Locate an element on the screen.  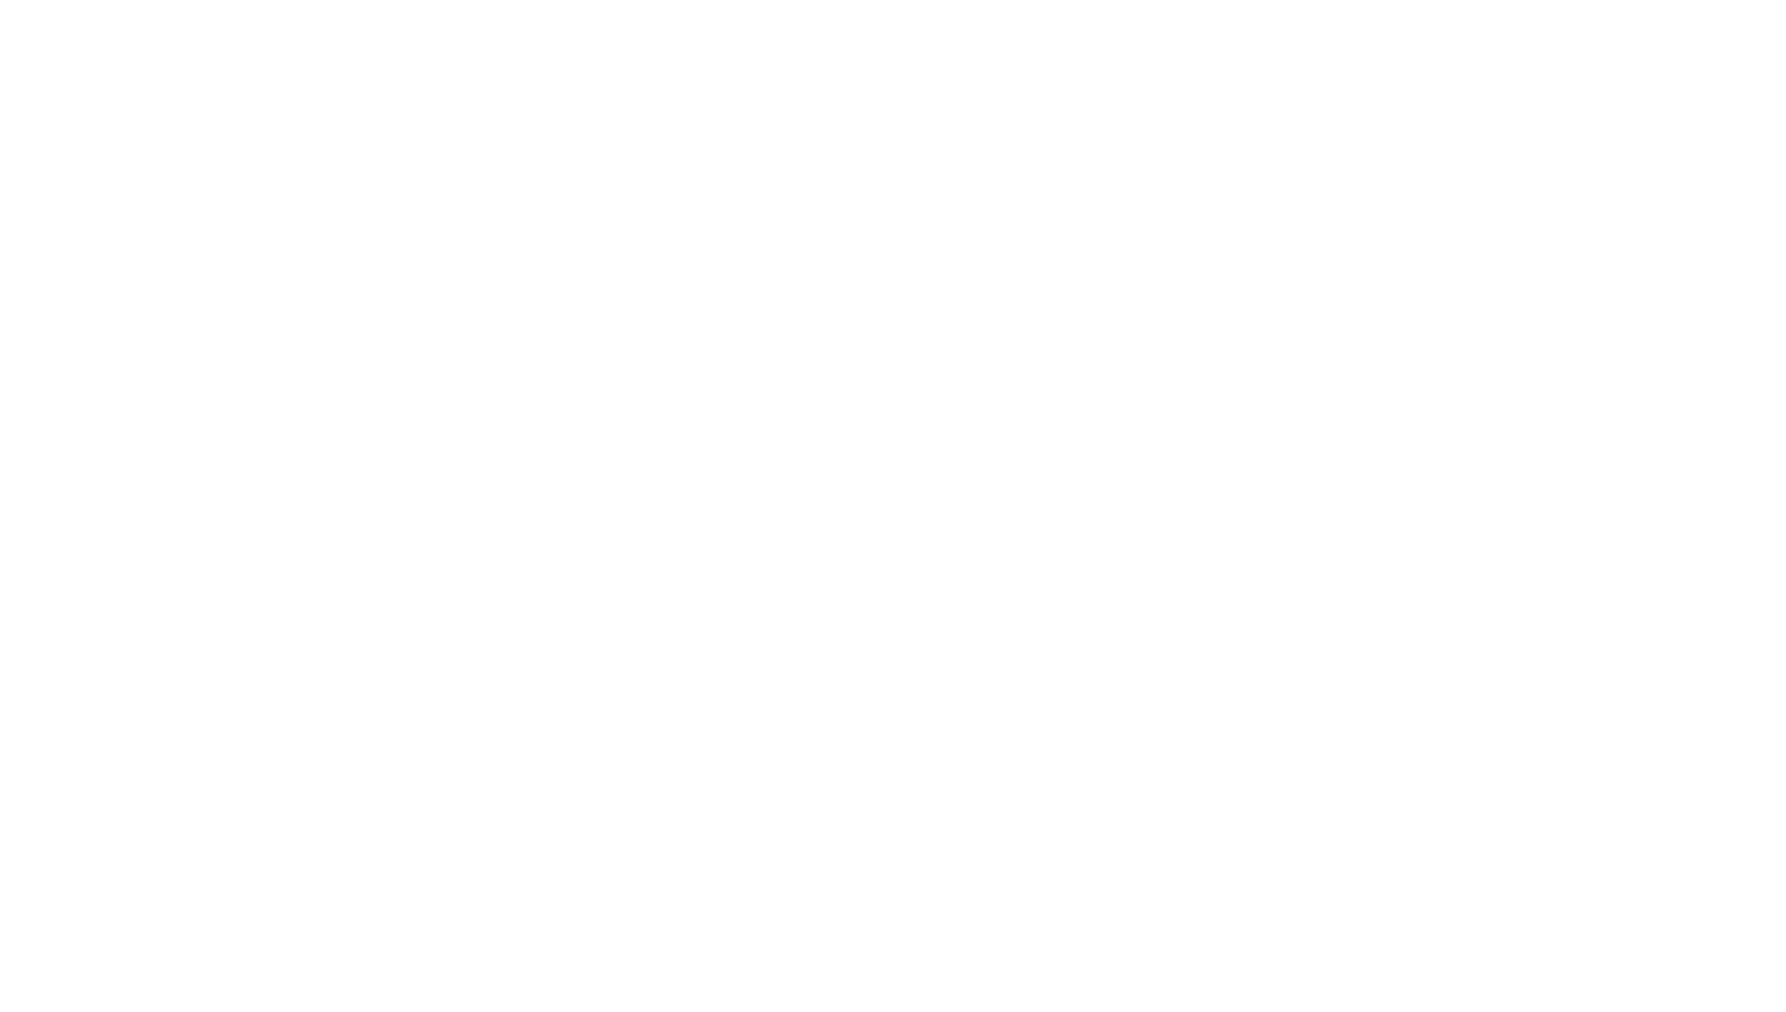
'The Revolution 6x6 is the second product in Black Lion Audio’s interface line.' is located at coordinates (800, 916).